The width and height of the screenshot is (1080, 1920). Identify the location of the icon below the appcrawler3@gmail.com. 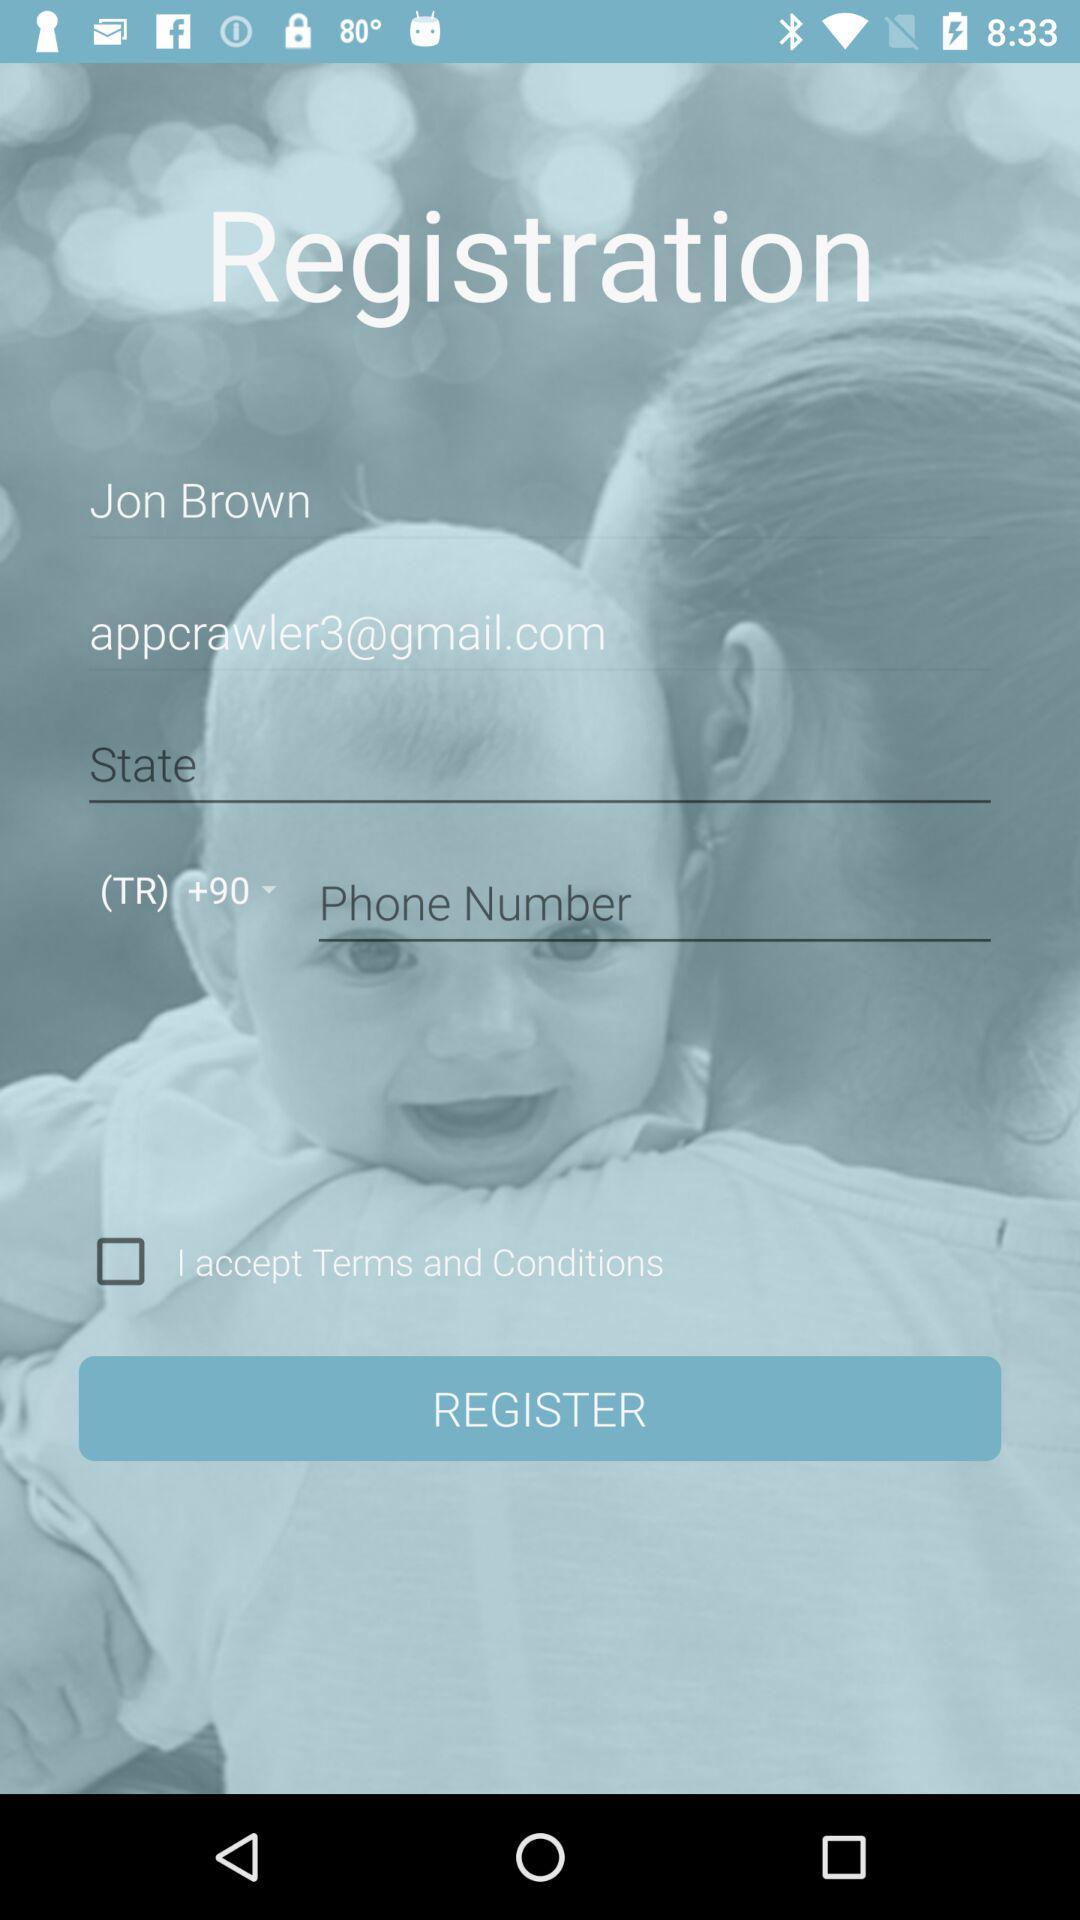
(540, 763).